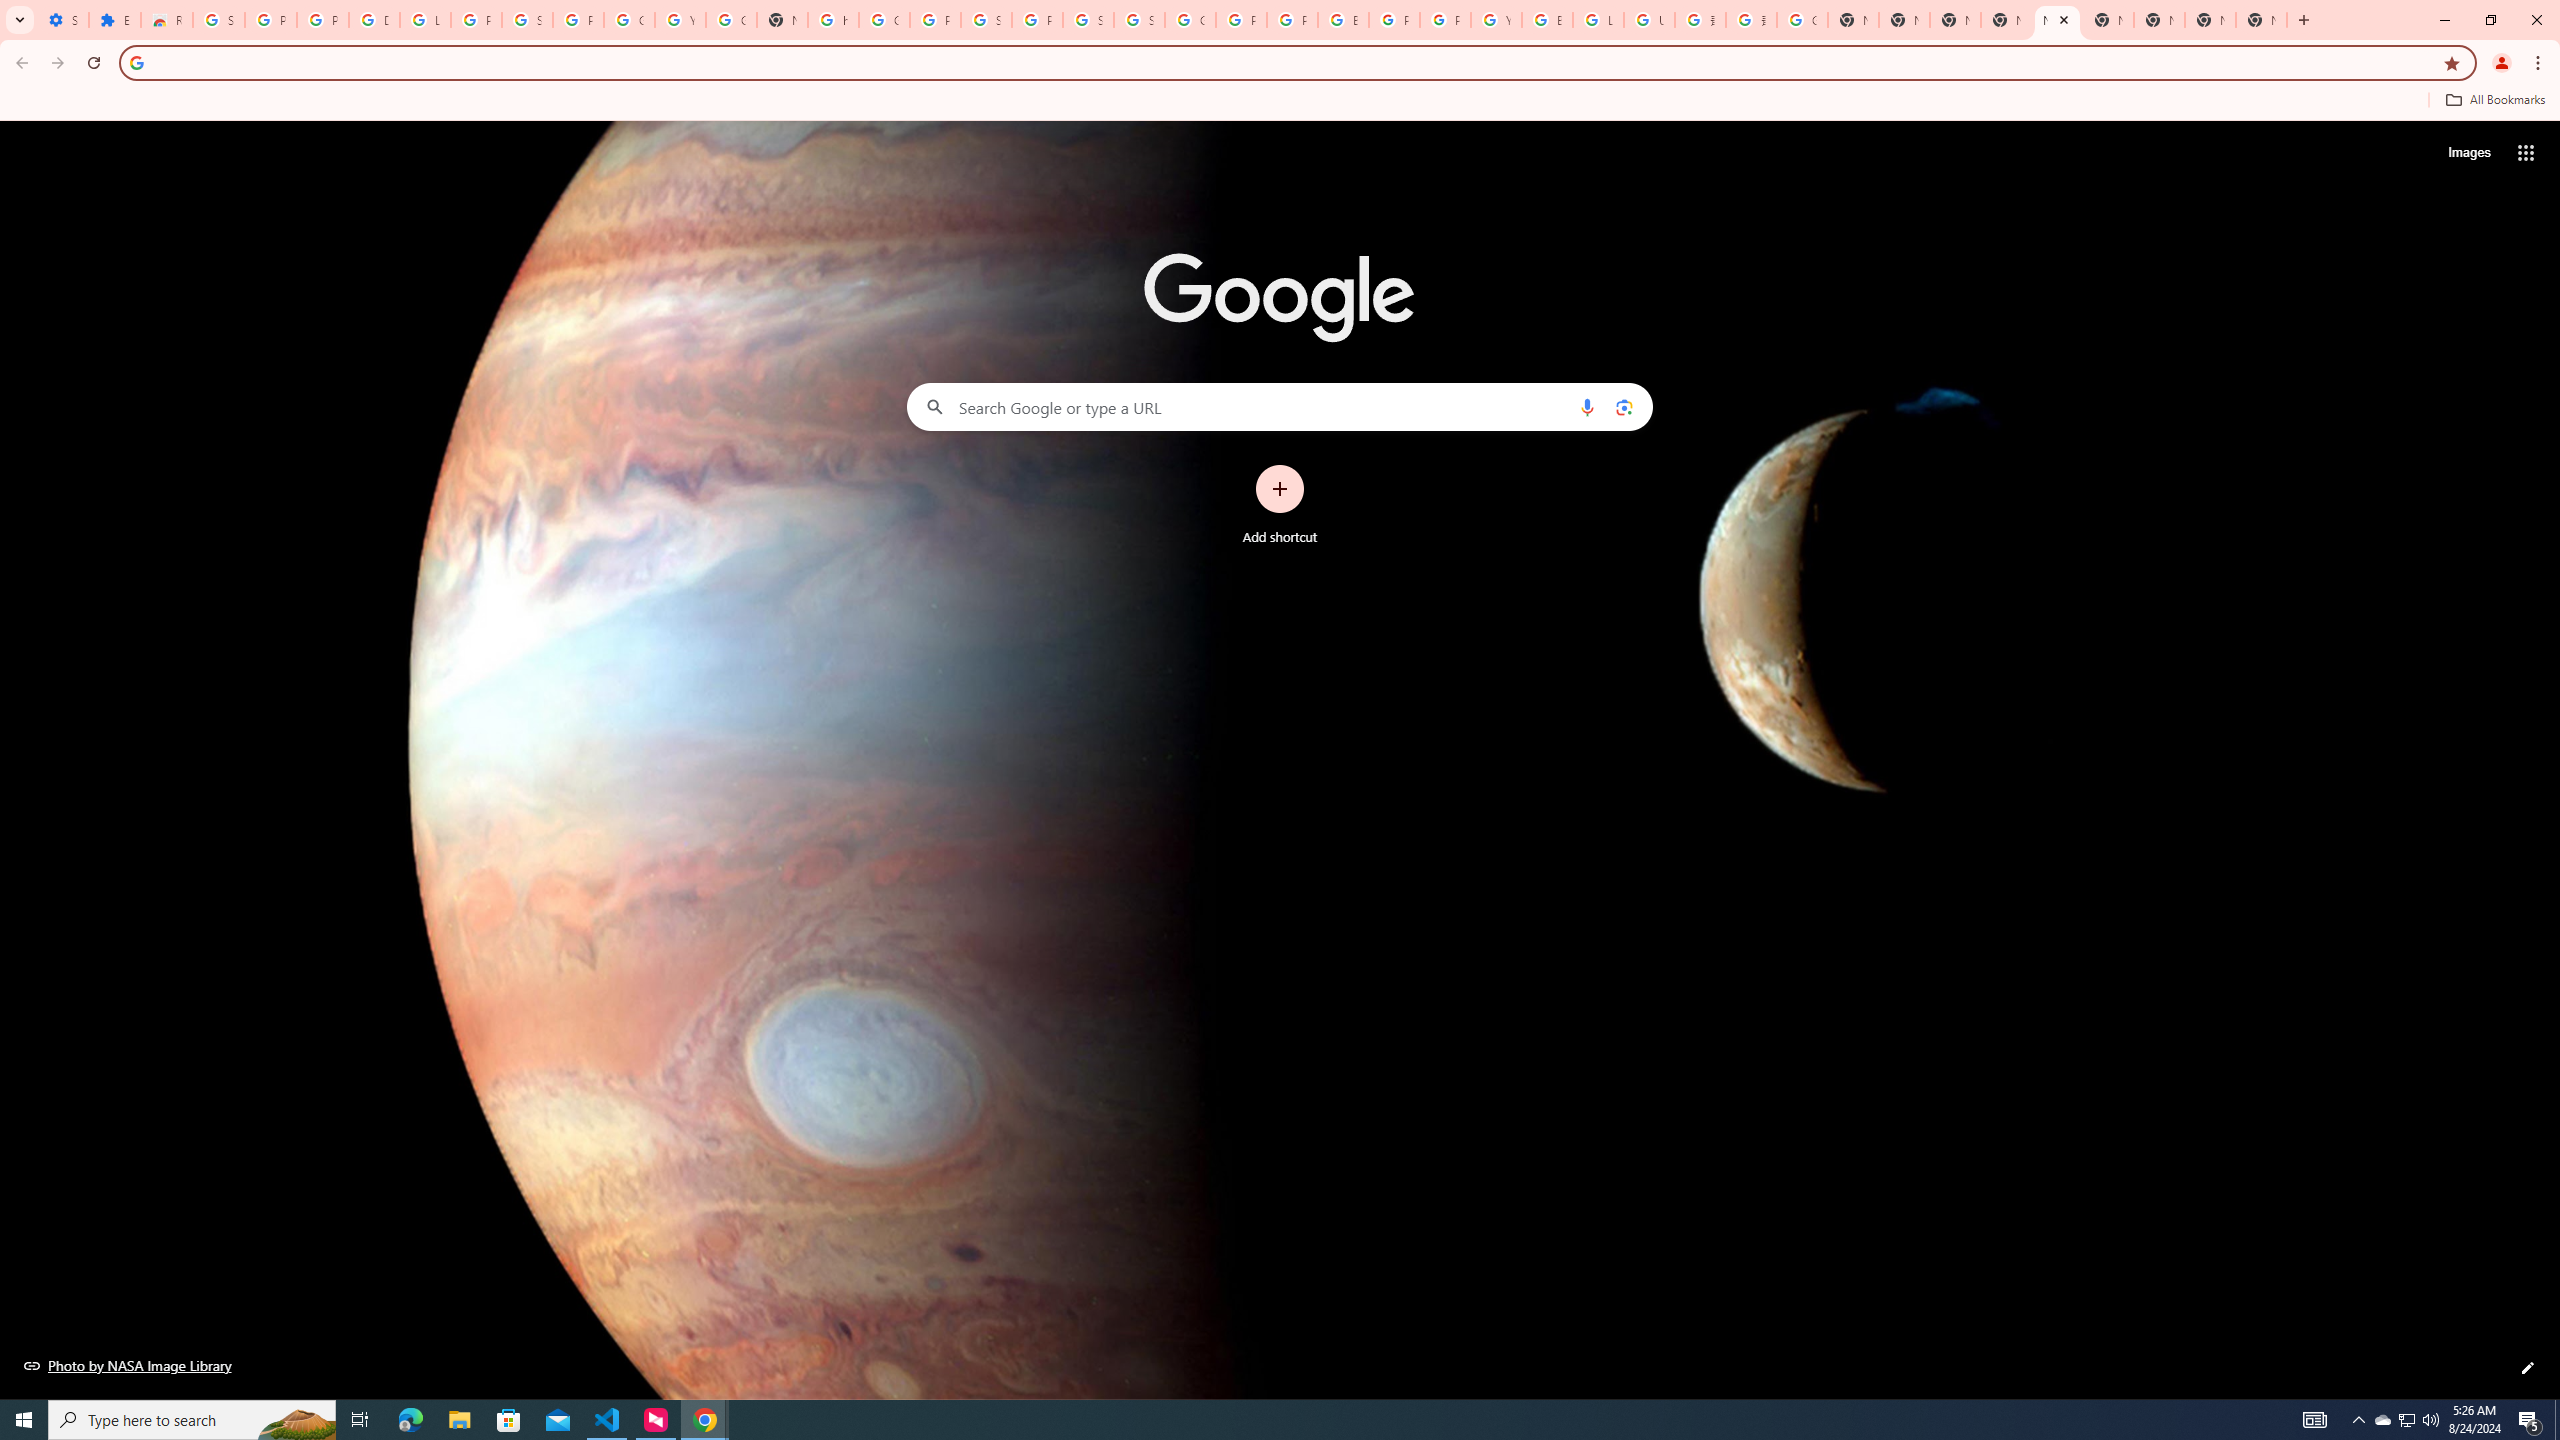 The width and height of the screenshot is (2560, 1440). I want to click on 'Google Images', so click(1802, 19).